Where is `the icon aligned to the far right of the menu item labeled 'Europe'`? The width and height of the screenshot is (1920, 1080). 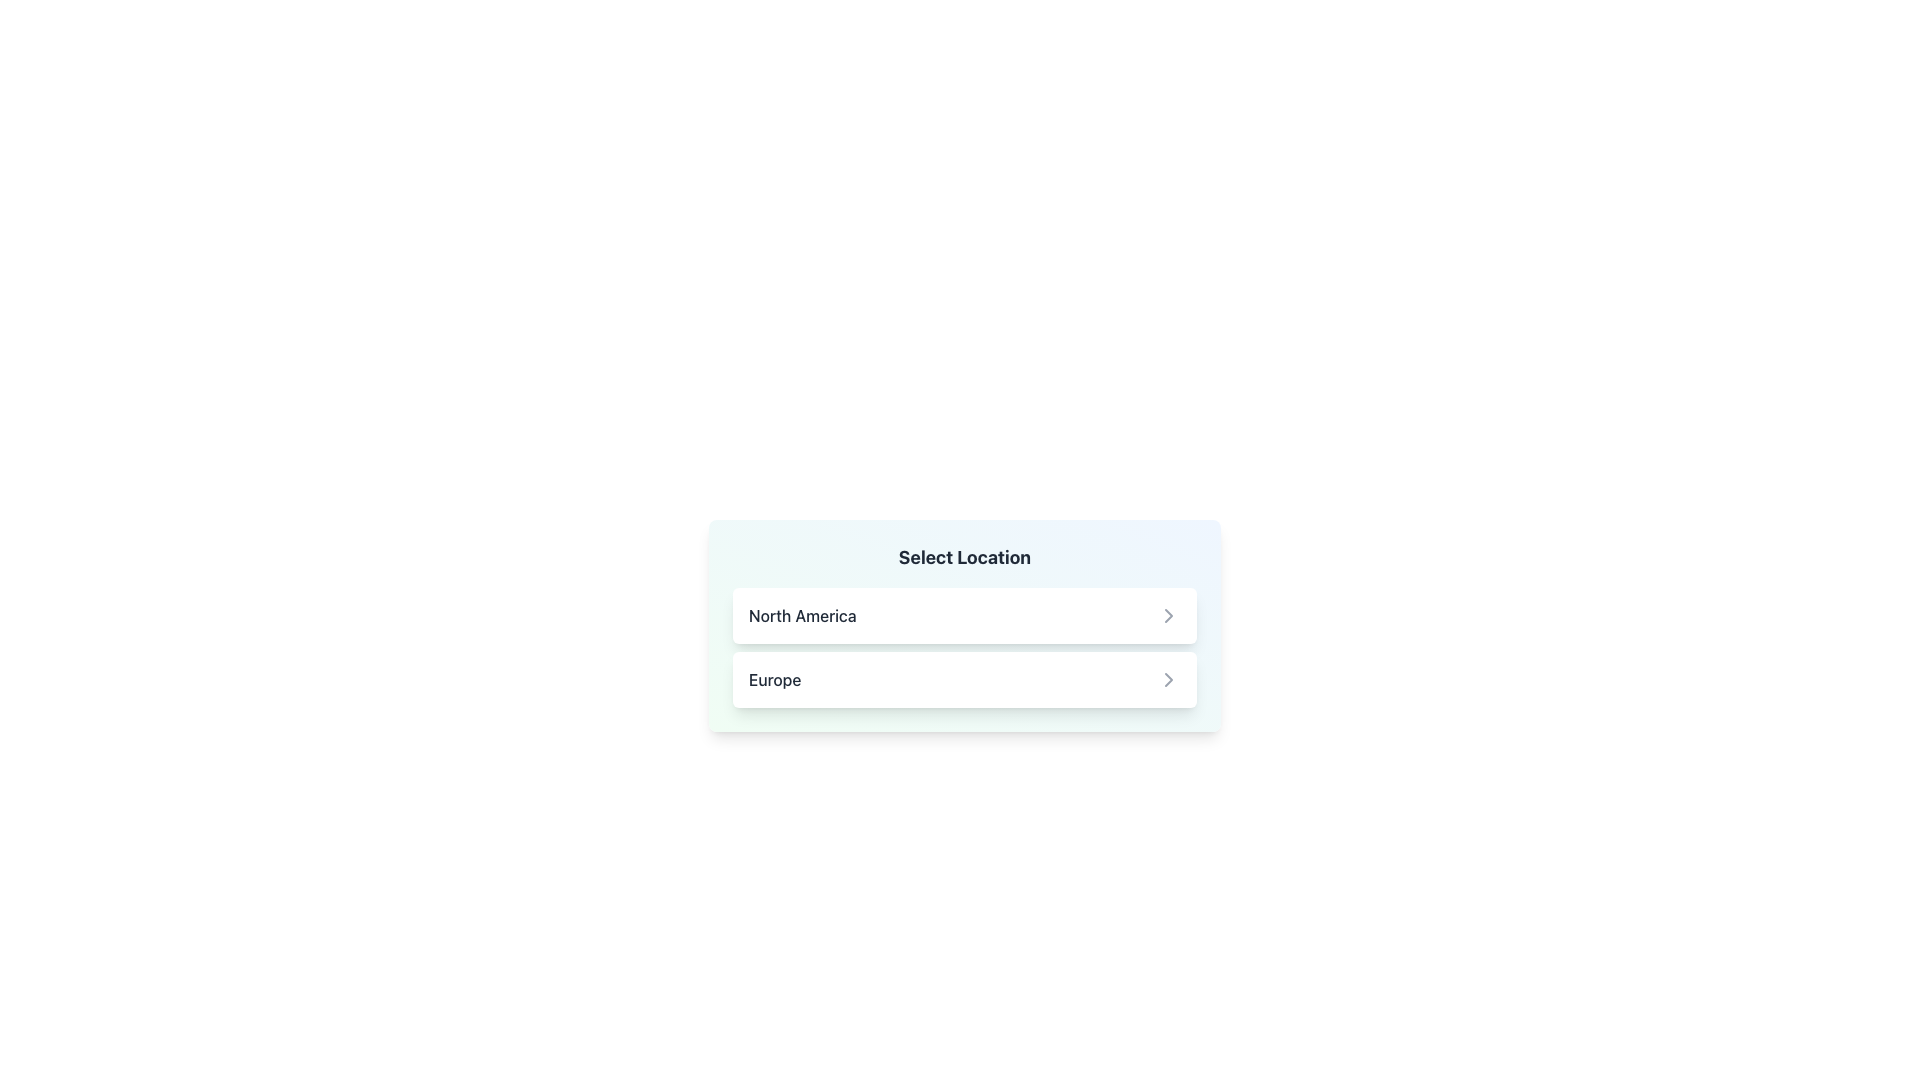
the icon aligned to the far right of the menu item labeled 'Europe' is located at coordinates (1169, 678).